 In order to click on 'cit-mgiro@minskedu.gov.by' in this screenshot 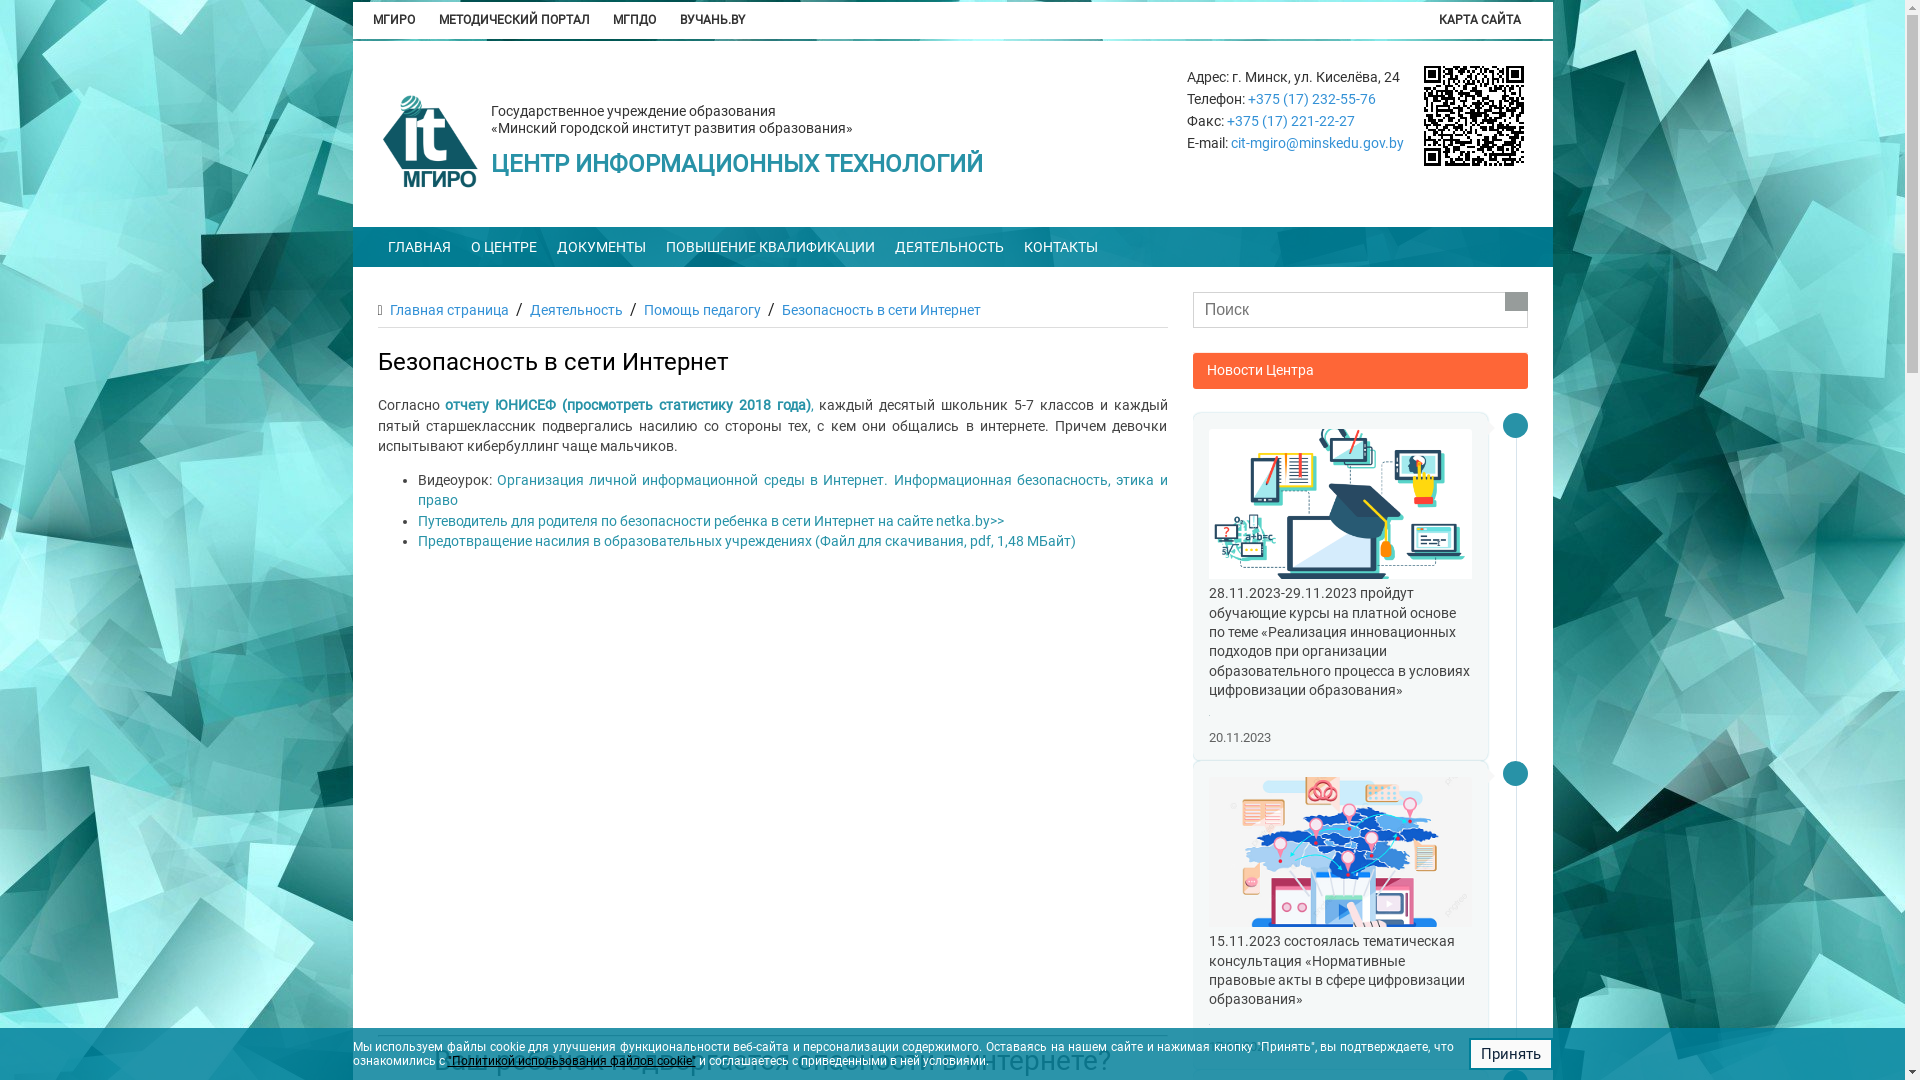, I will do `click(1317, 141)`.